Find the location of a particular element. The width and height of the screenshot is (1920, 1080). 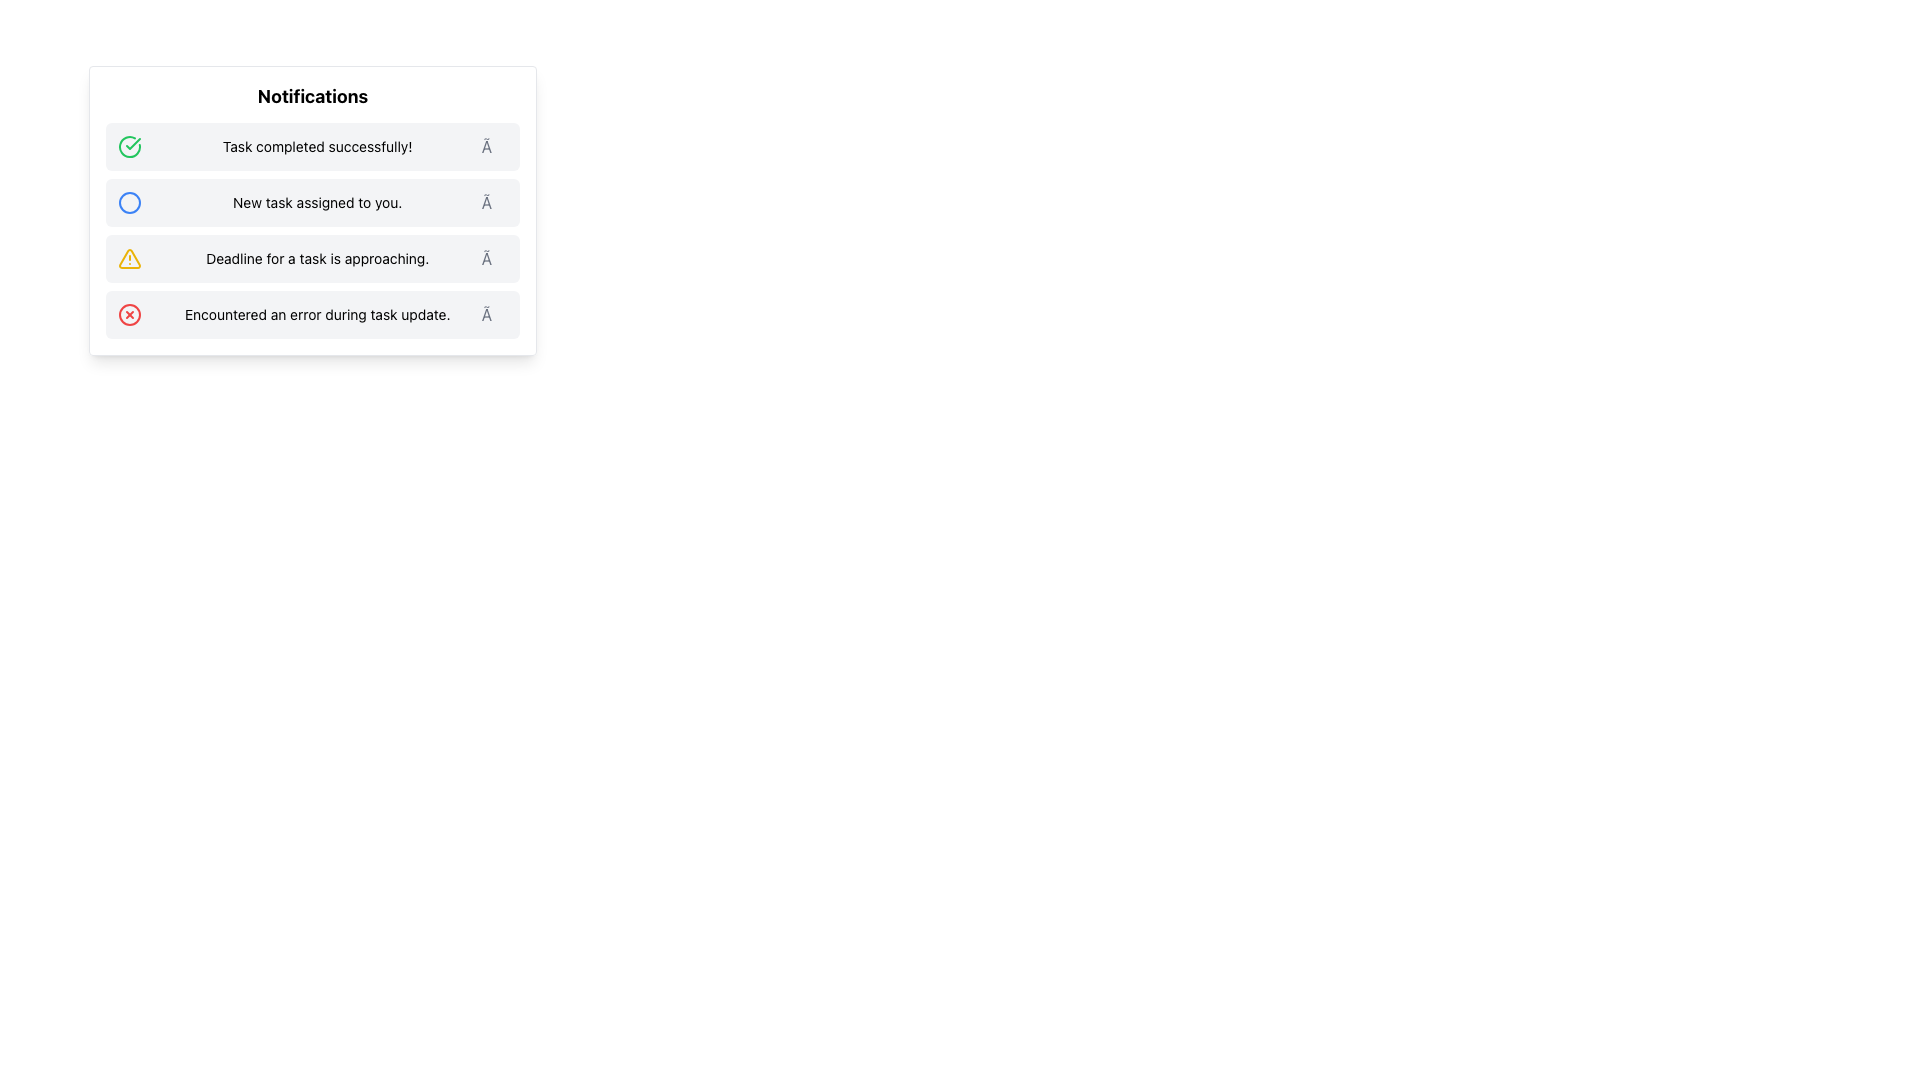

the circular icon with a green border and green checkmark, located in the topmost notification entry, to the left of the text 'Task completed successfully!' is located at coordinates (128, 145).